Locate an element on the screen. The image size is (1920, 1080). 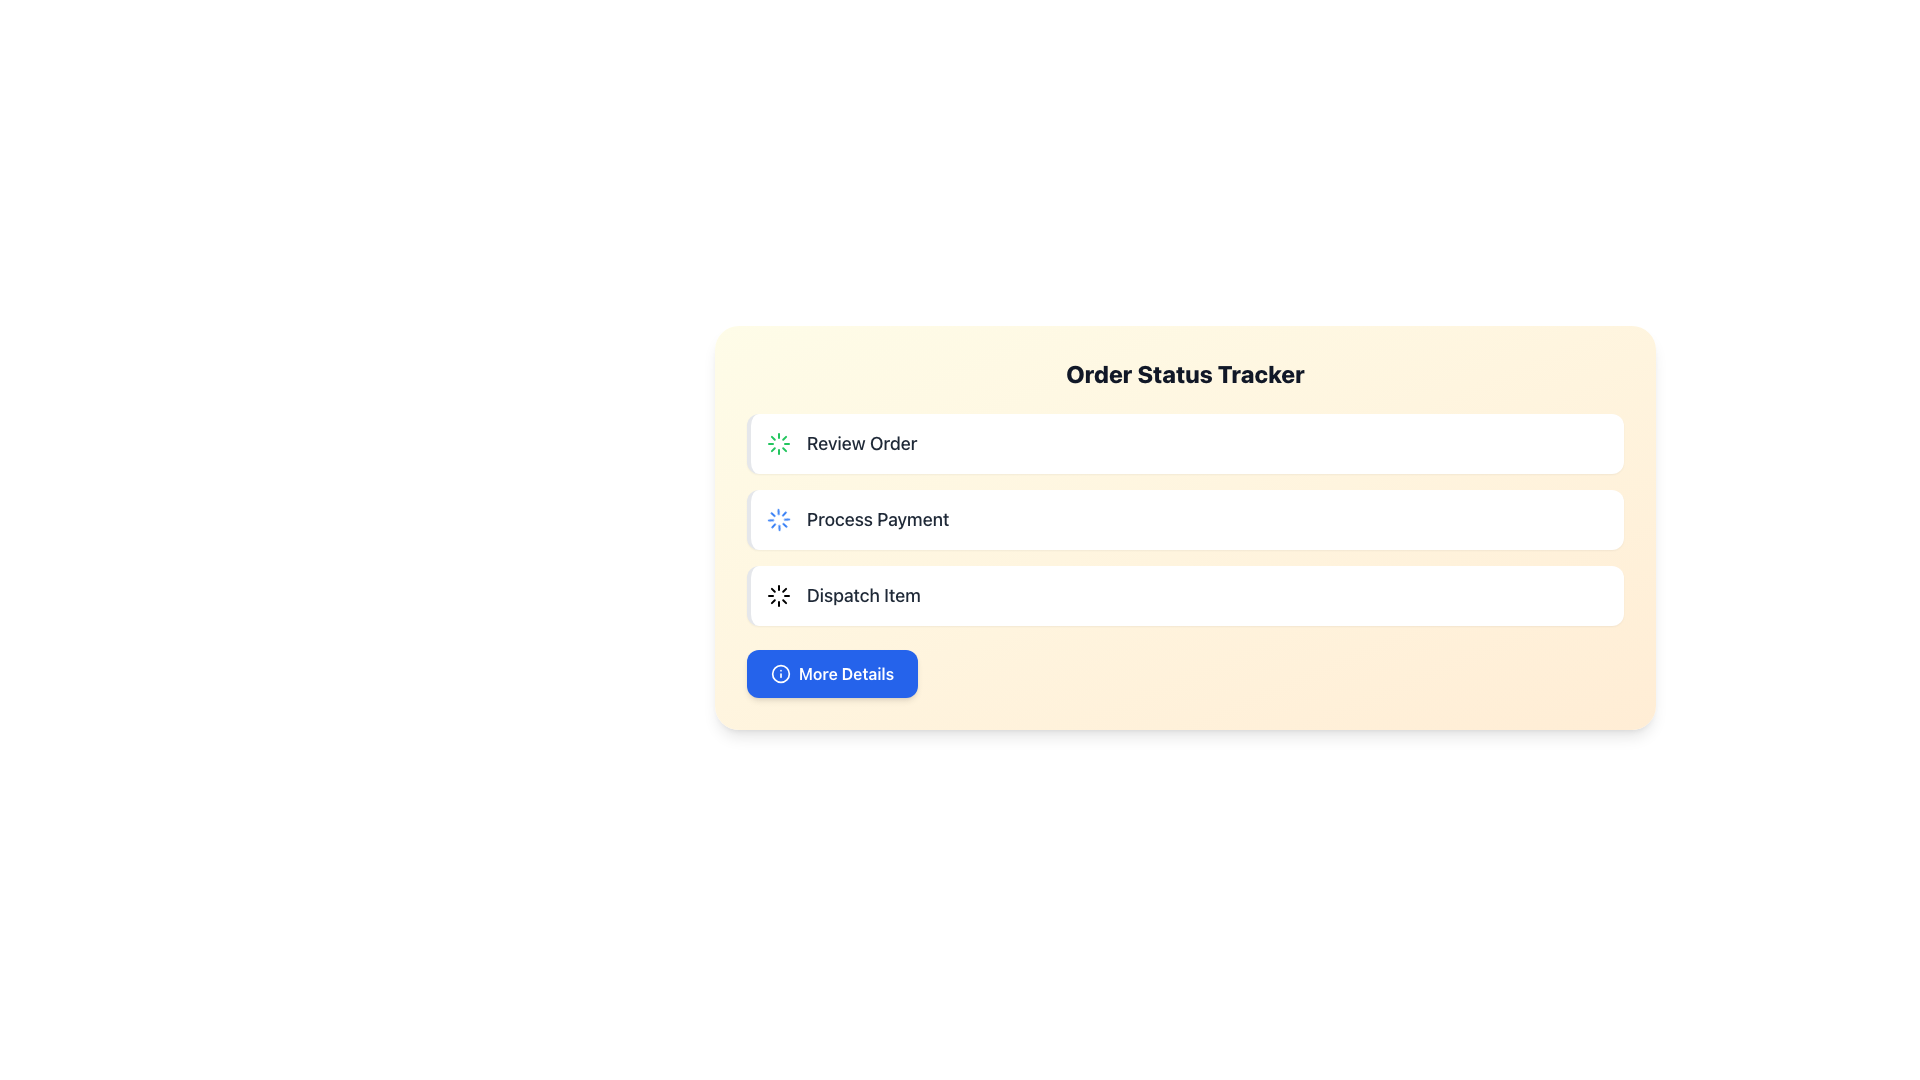
the animated loader icon that indicates the status of the 'Process Payment' step, located at the leftmost side of the white rectangular card labeled 'Process Payment' in the 'Order Status Tracker' section is located at coordinates (777, 518).